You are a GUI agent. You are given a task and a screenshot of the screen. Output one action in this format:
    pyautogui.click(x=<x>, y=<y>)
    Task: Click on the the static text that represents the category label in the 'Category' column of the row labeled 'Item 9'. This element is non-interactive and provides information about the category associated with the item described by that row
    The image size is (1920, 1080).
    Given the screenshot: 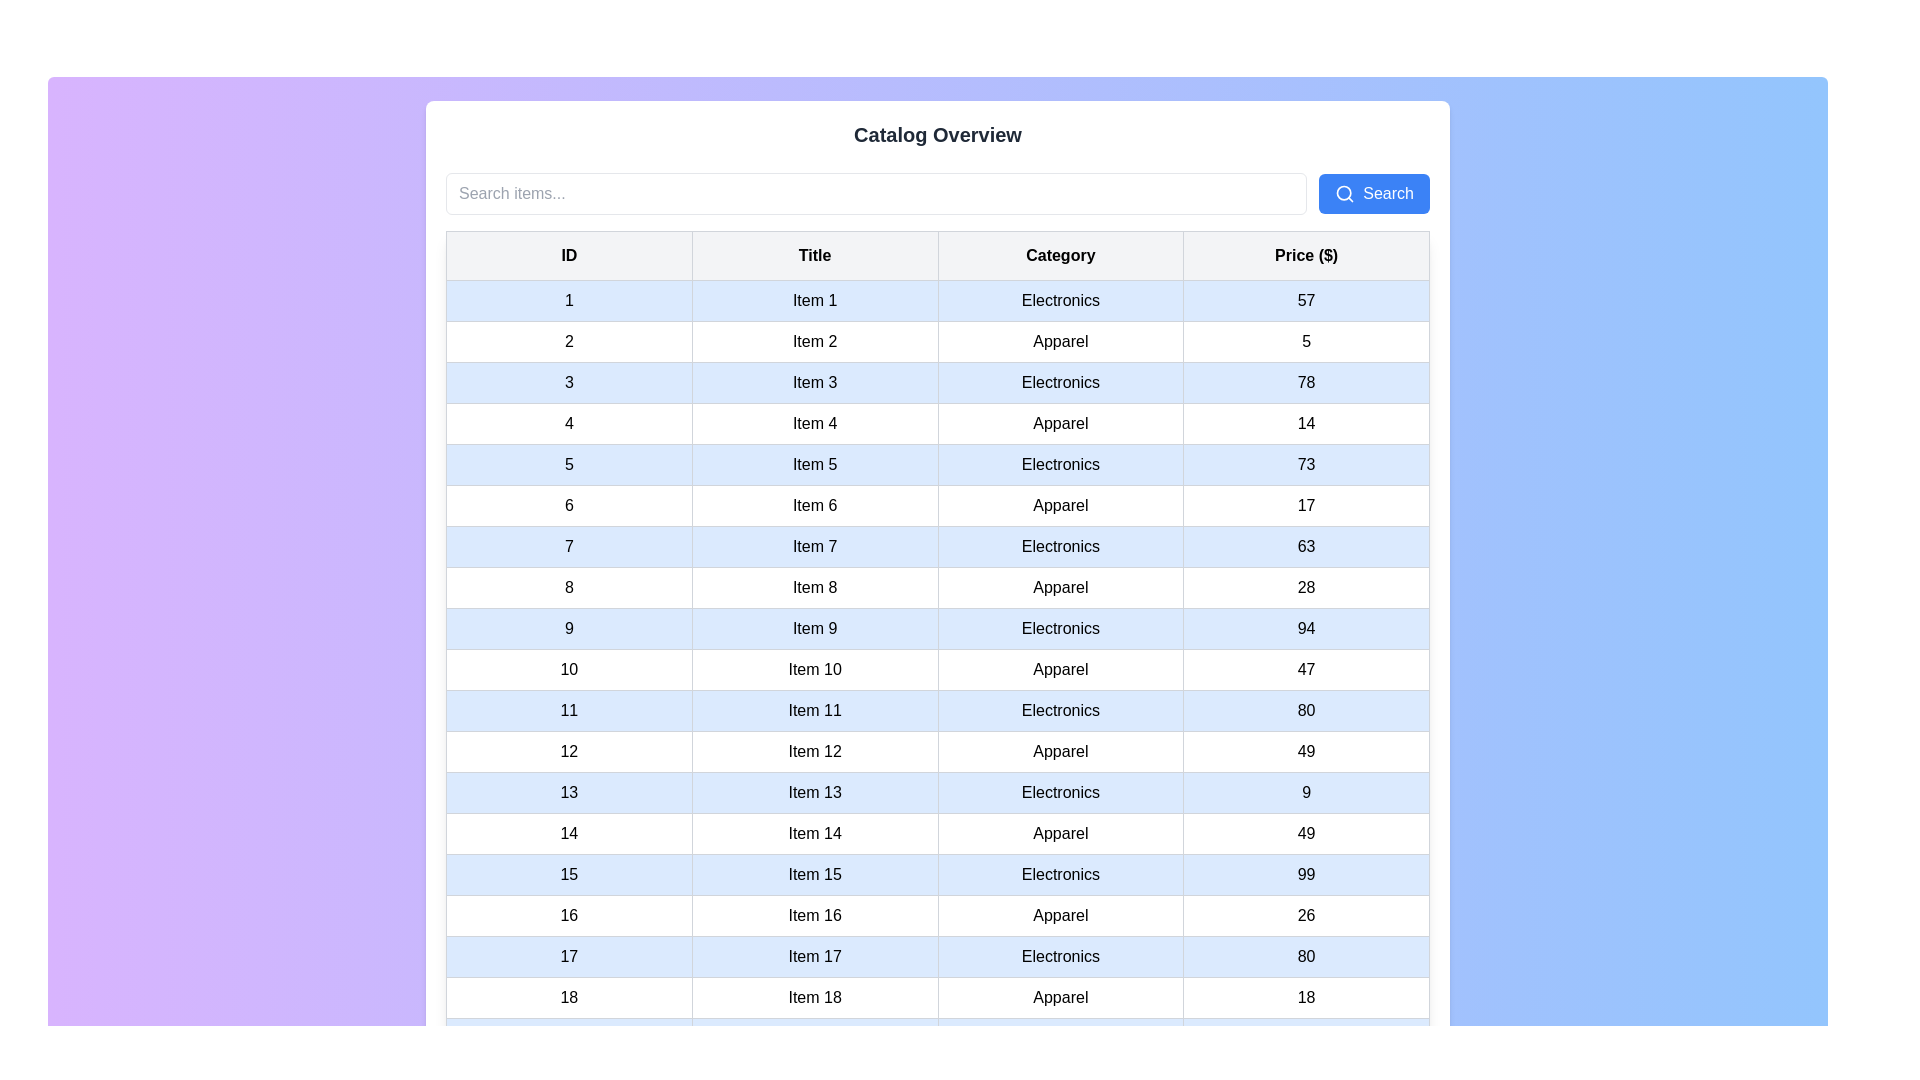 What is the action you would take?
    pyautogui.click(x=1059, y=627)
    